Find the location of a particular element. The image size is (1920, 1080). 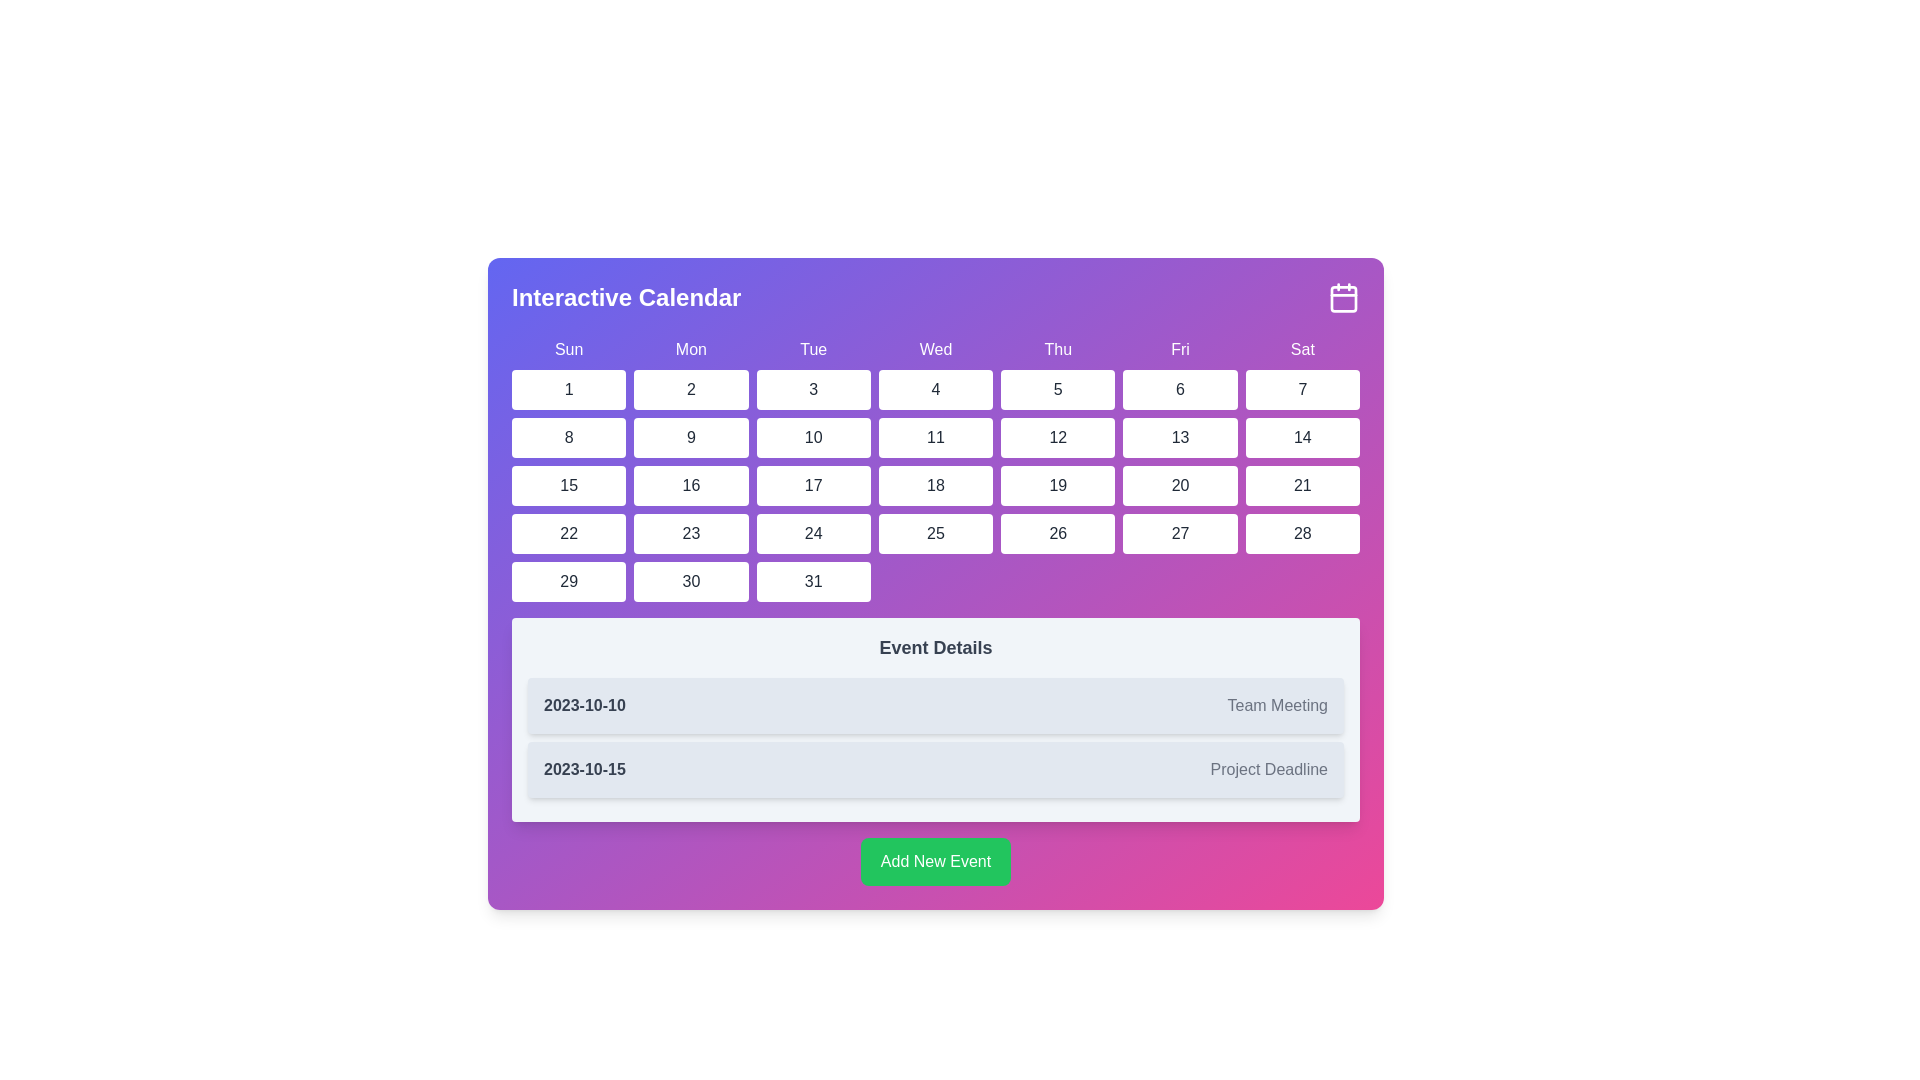

the selectable date button '2' is located at coordinates (691, 389).